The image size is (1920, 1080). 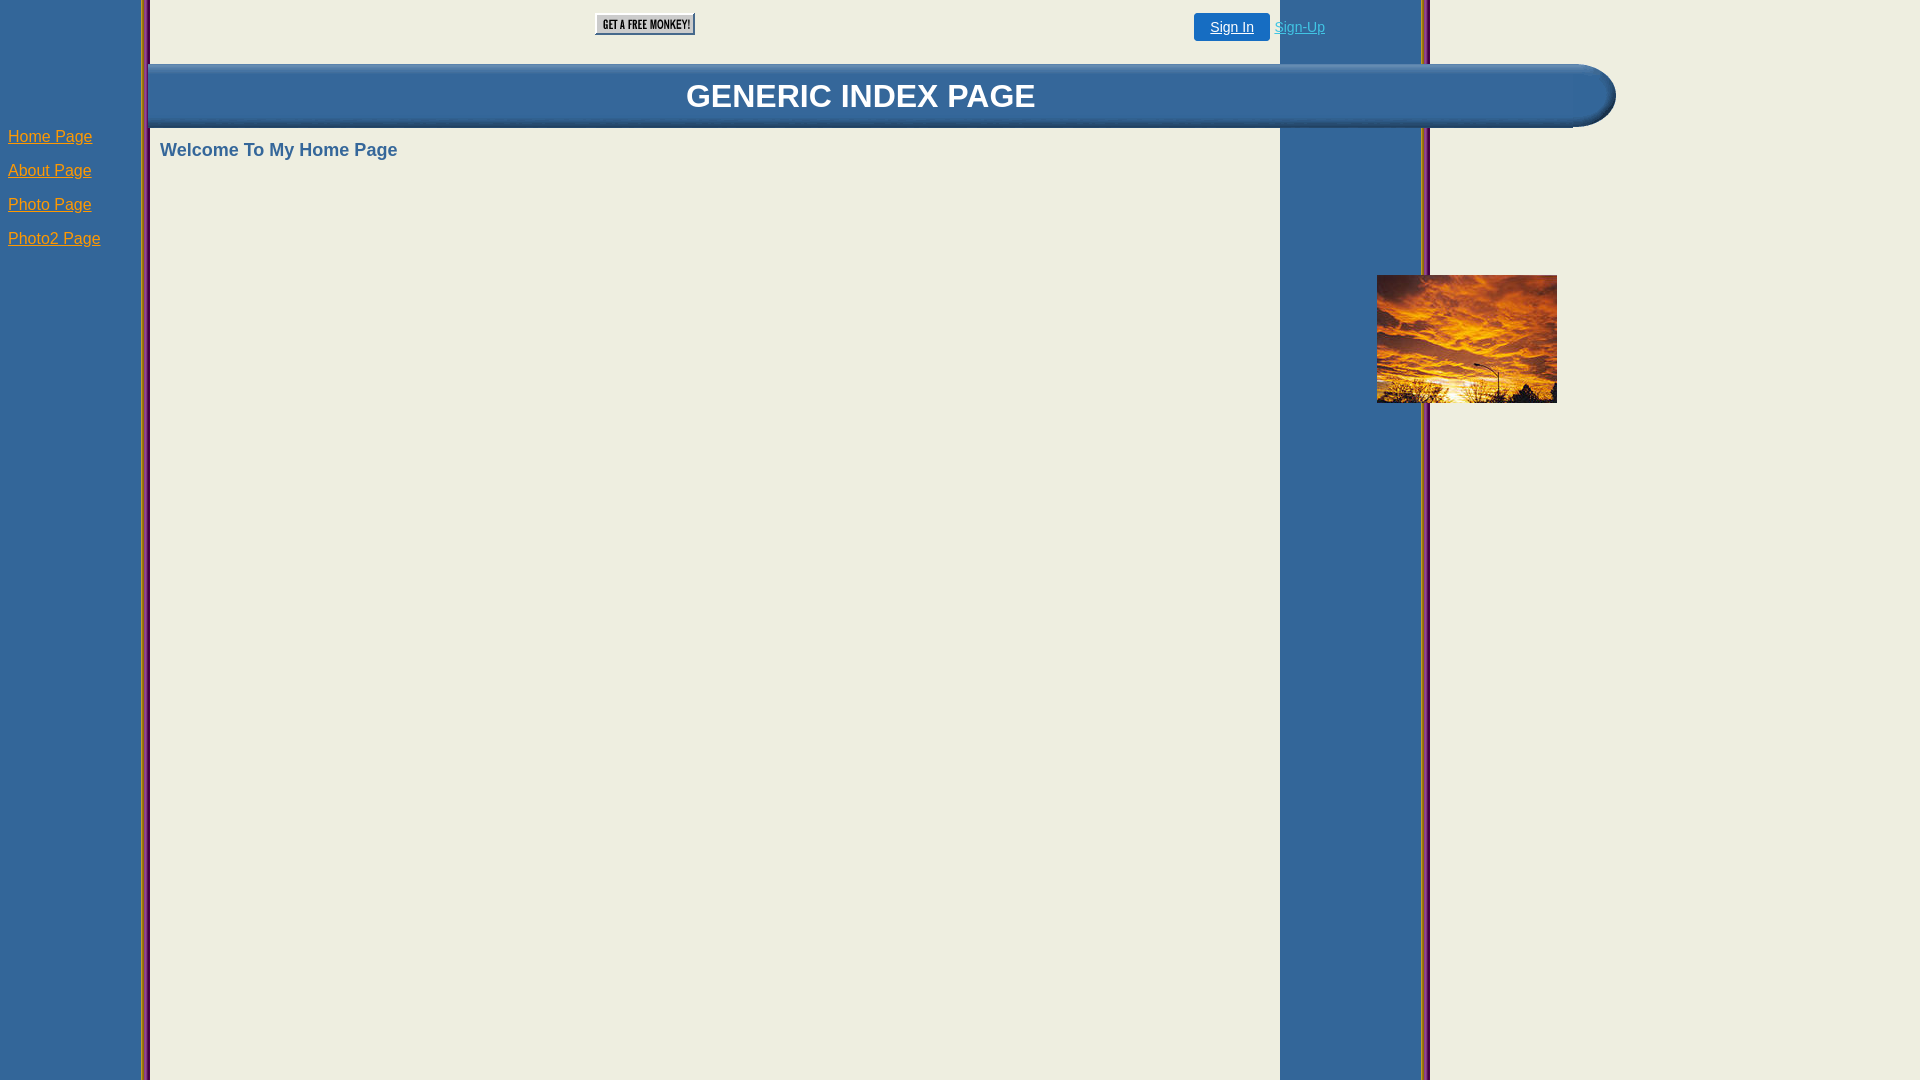 I want to click on 'Sign-Up', so click(x=1299, y=27).